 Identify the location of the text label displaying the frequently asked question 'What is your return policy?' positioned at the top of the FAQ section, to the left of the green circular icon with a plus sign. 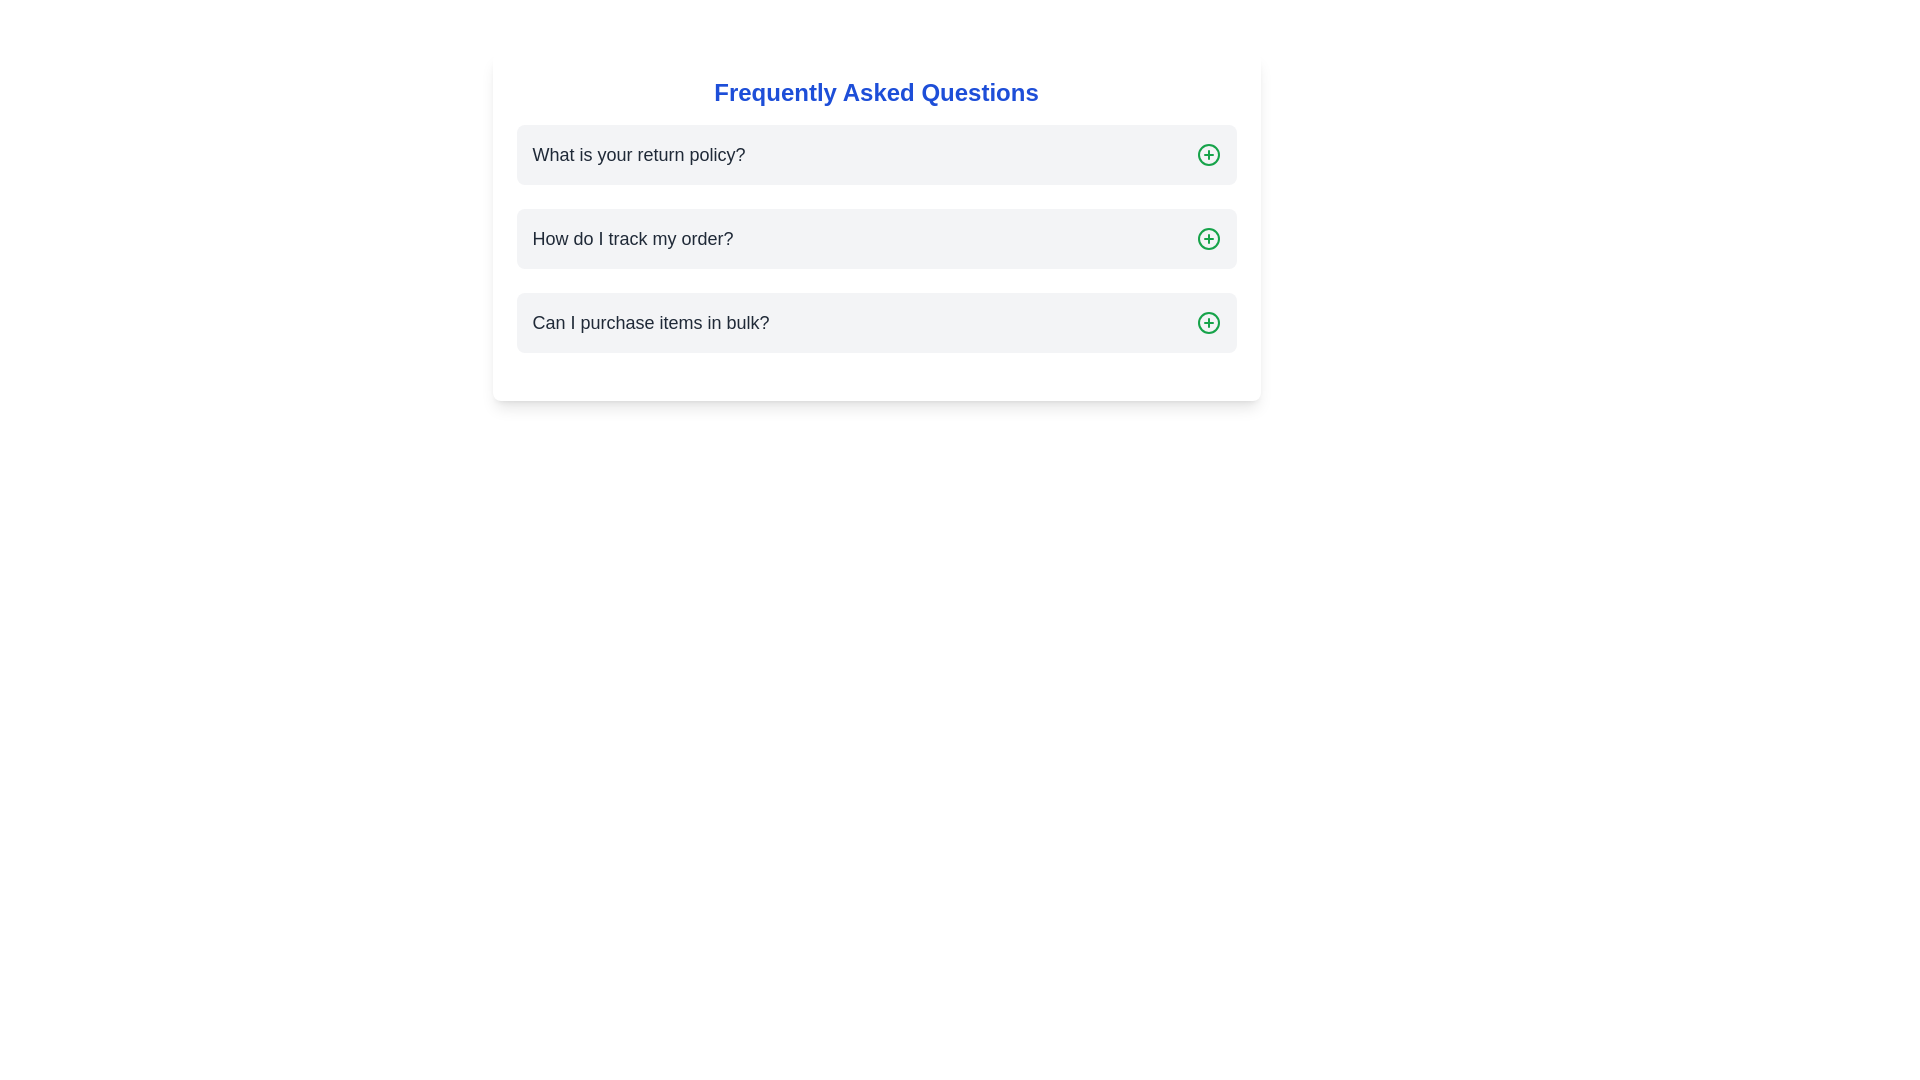
(637, 153).